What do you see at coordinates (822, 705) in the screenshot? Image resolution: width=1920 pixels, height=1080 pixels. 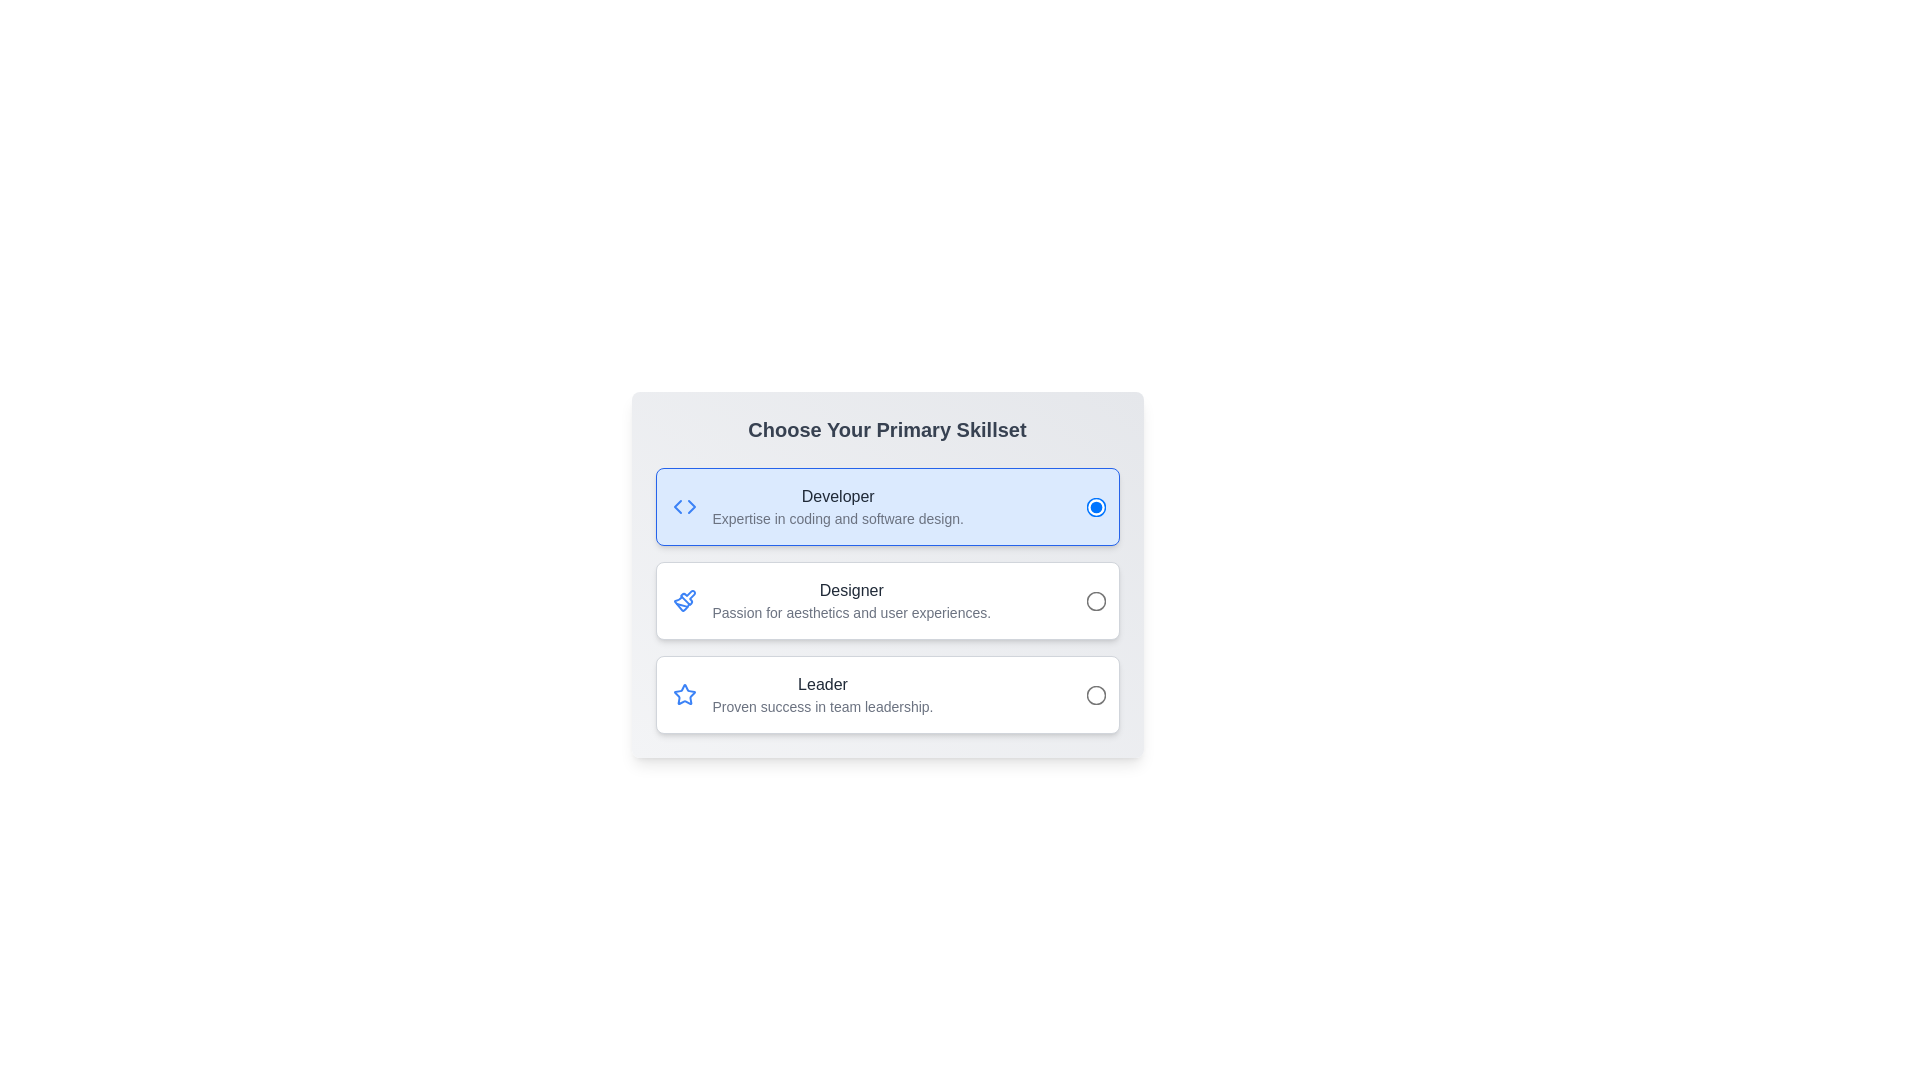 I see `text content of the Text label that says 'Proven success in team leadership.' positioned below the title 'Leader'` at bounding box center [822, 705].